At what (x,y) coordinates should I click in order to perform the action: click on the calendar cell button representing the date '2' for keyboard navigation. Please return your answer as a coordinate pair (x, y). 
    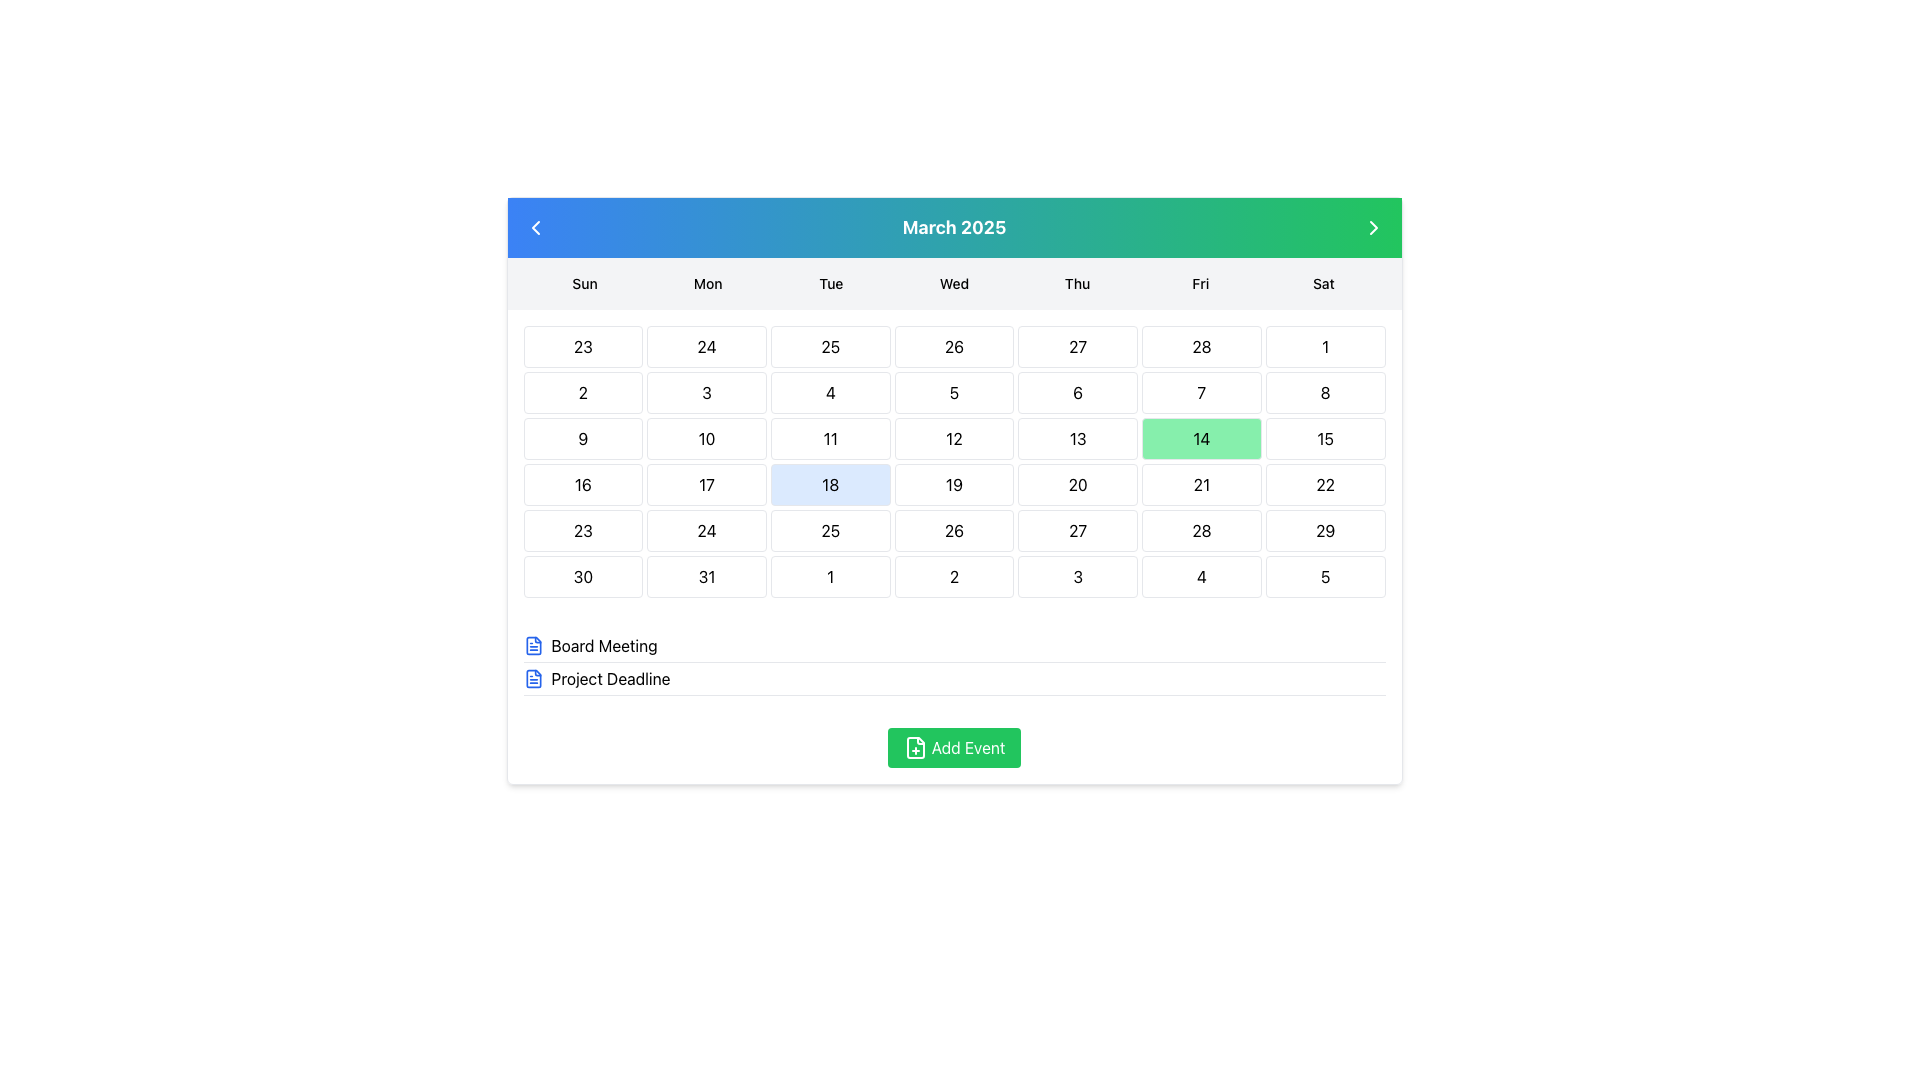
    Looking at the image, I should click on (953, 577).